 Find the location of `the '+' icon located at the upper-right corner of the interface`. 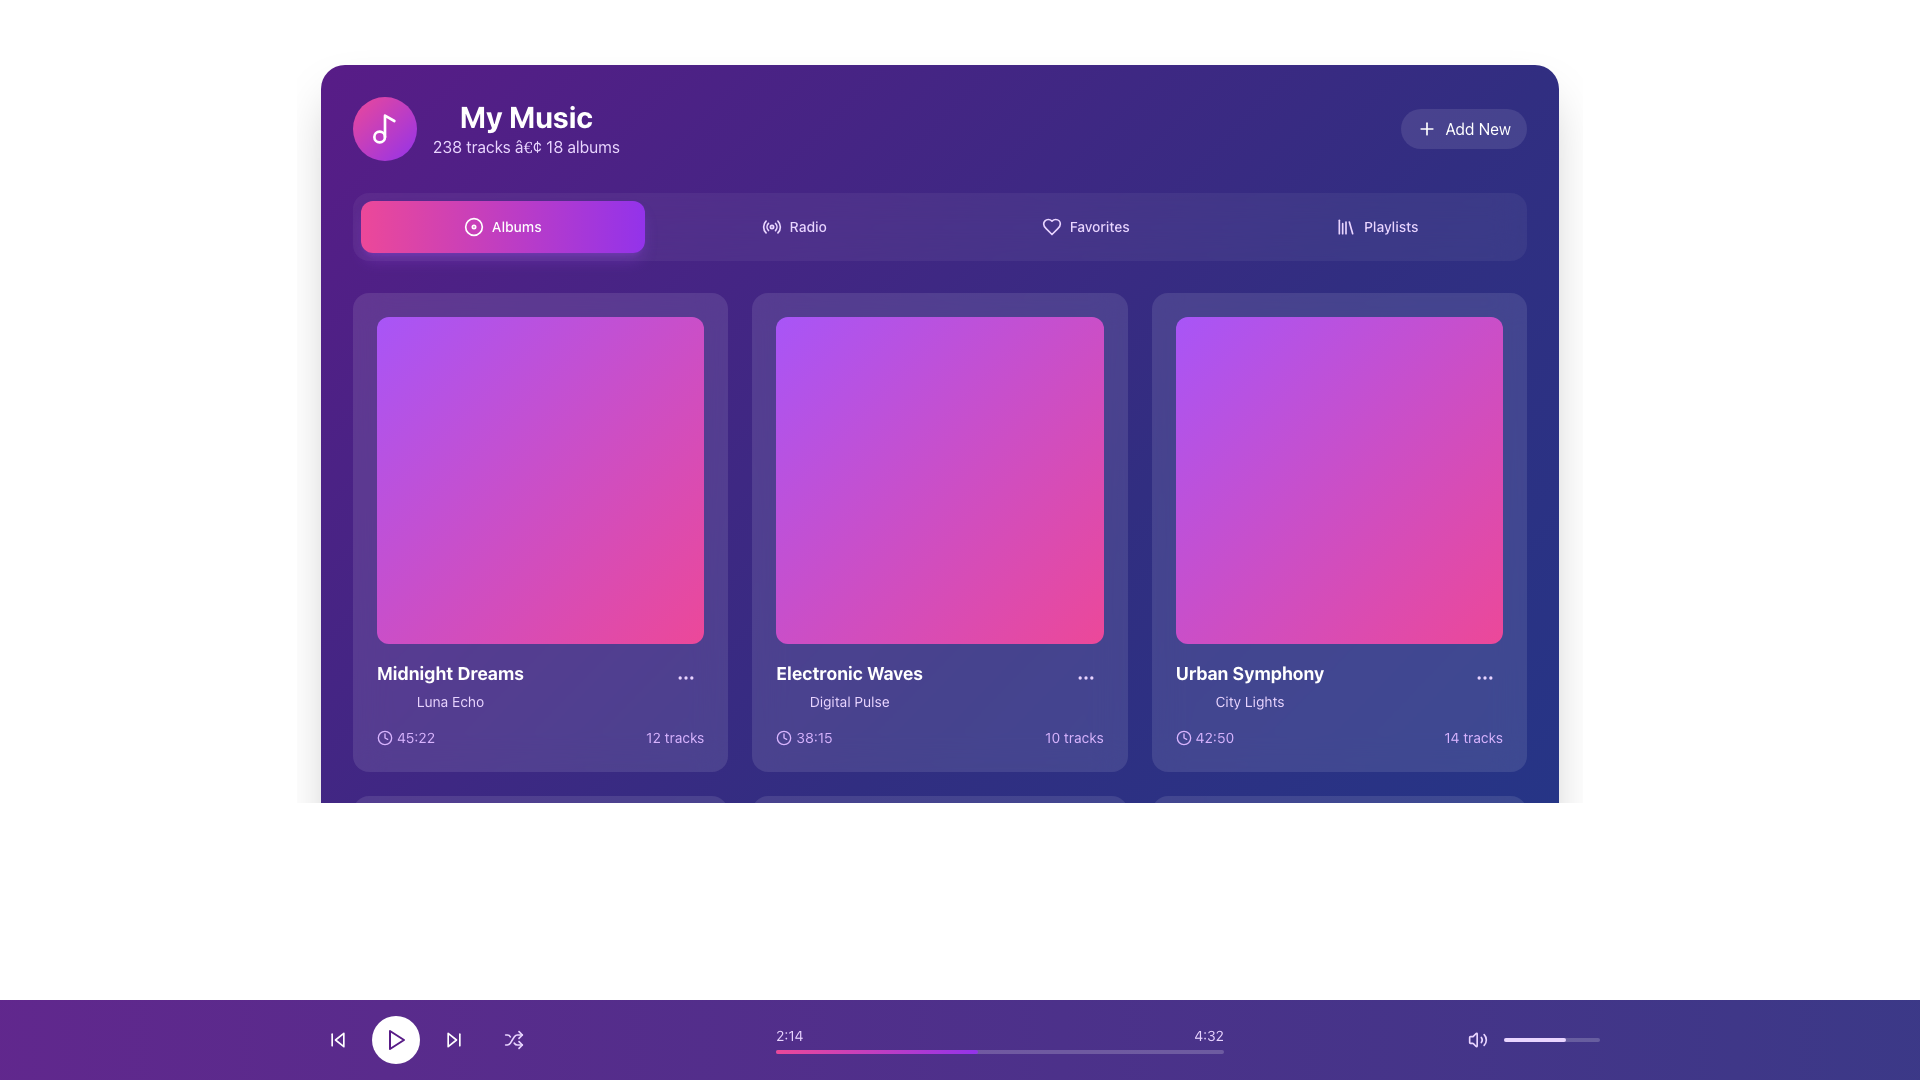

the '+' icon located at the upper-right corner of the interface is located at coordinates (1426, 128).